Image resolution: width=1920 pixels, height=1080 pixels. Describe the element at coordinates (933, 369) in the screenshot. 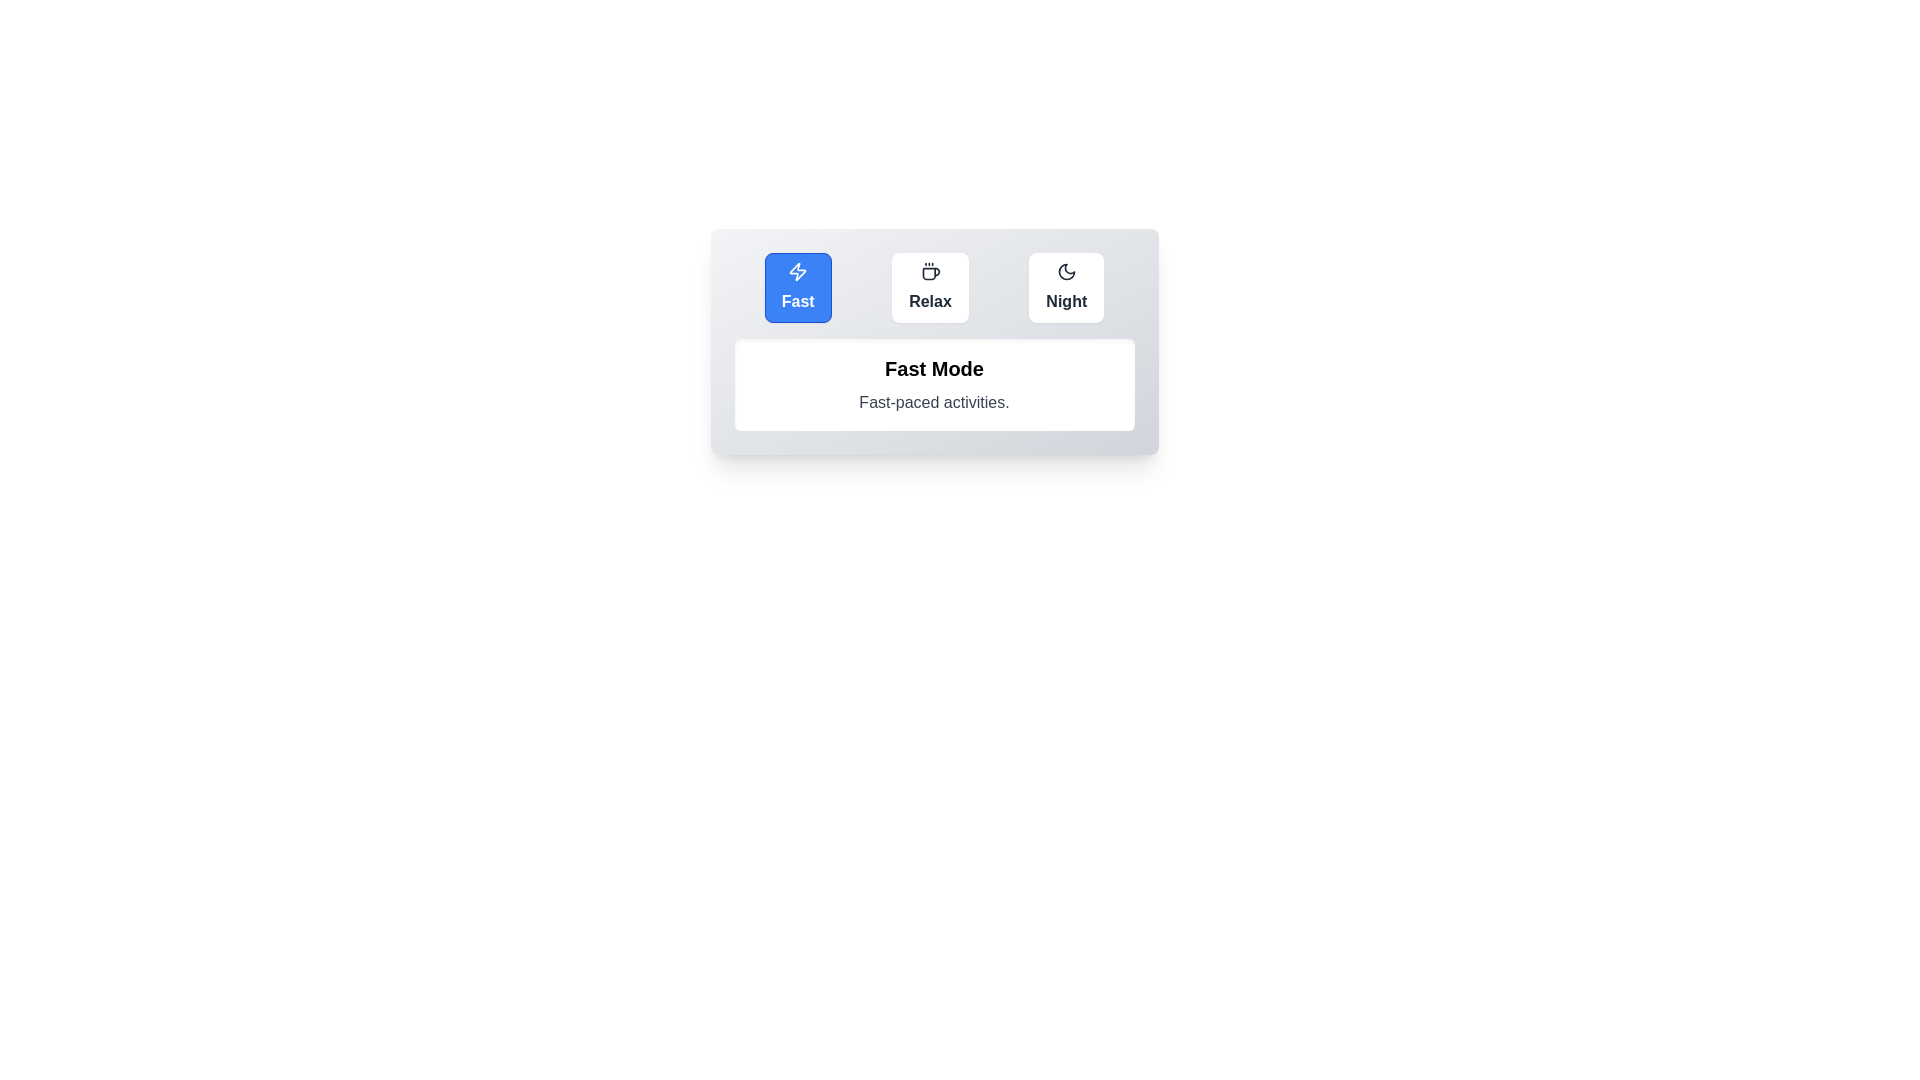

I see `the 'Fast Mode' text label, which indicates the current mode and is centrally aligned within a highlighted section` at that location.